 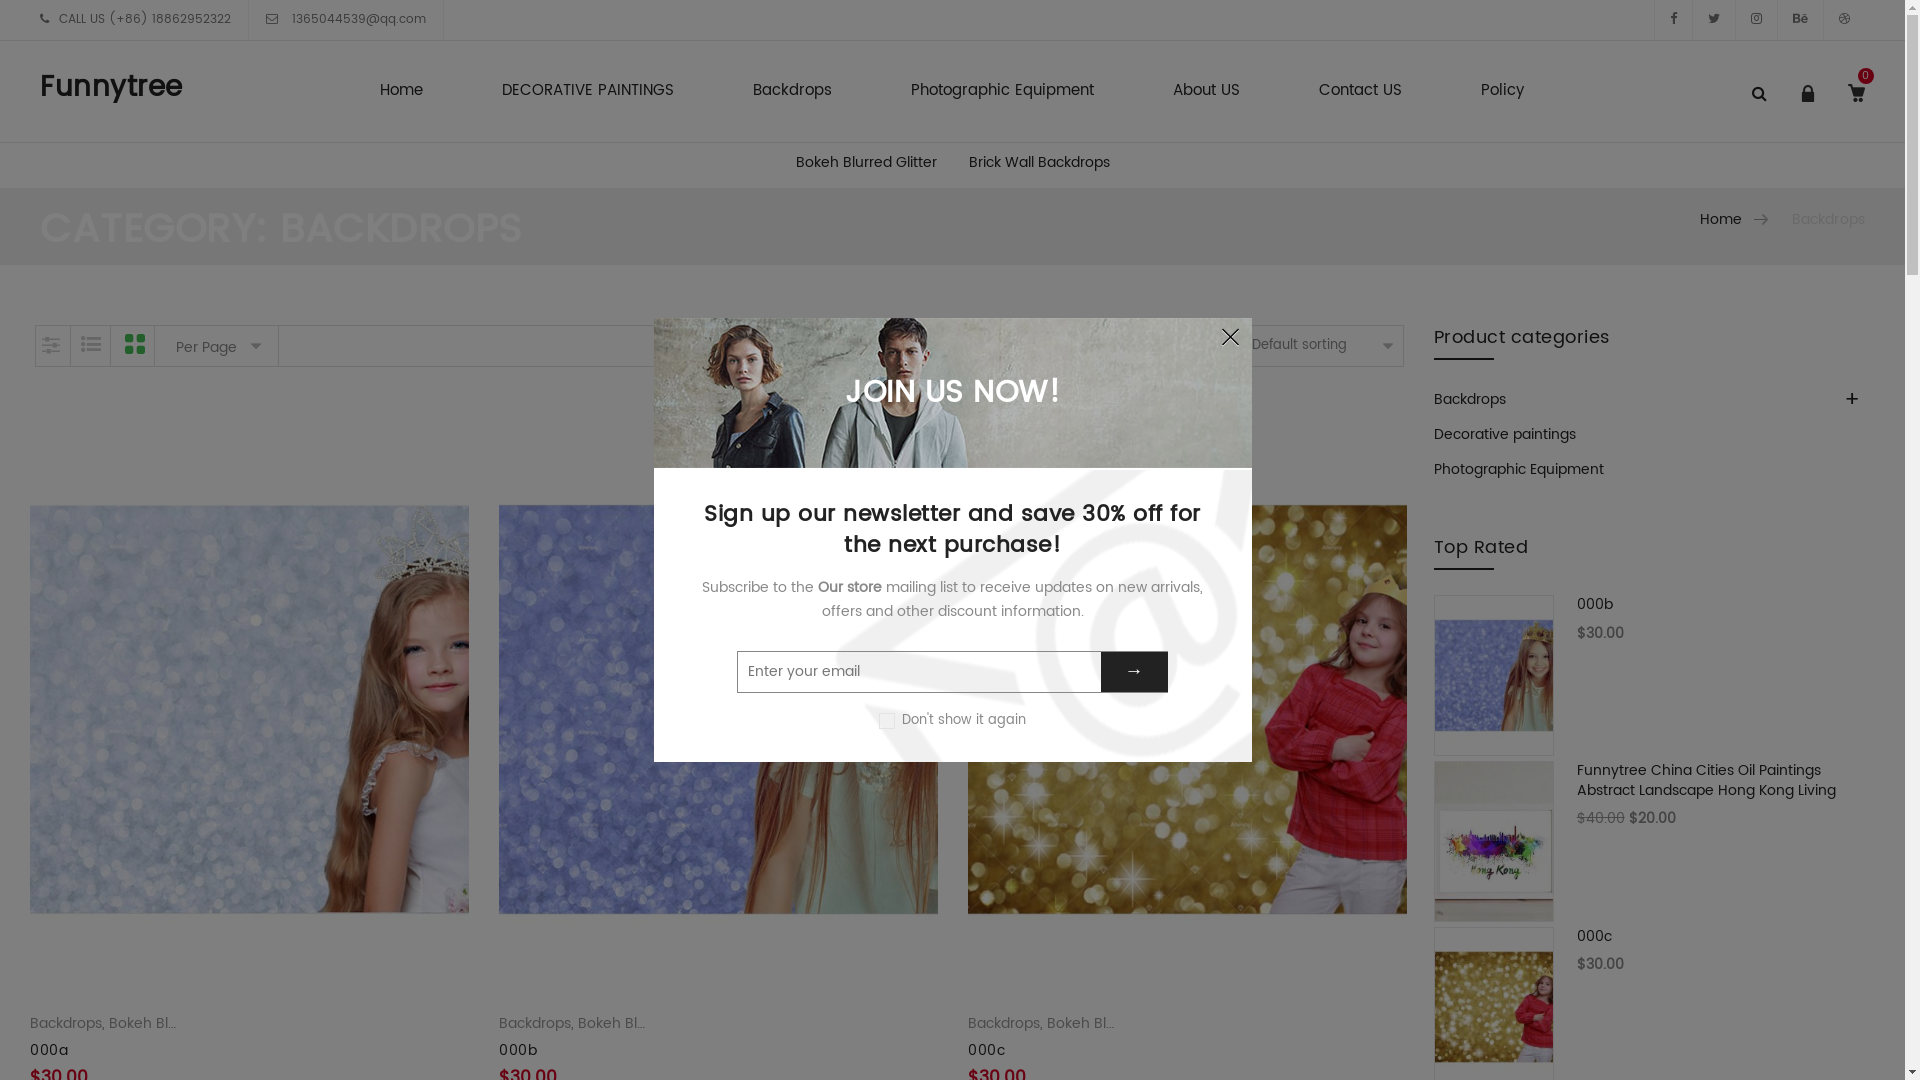 I want to click on 'Default sorting', so click(x=1324, y=345).